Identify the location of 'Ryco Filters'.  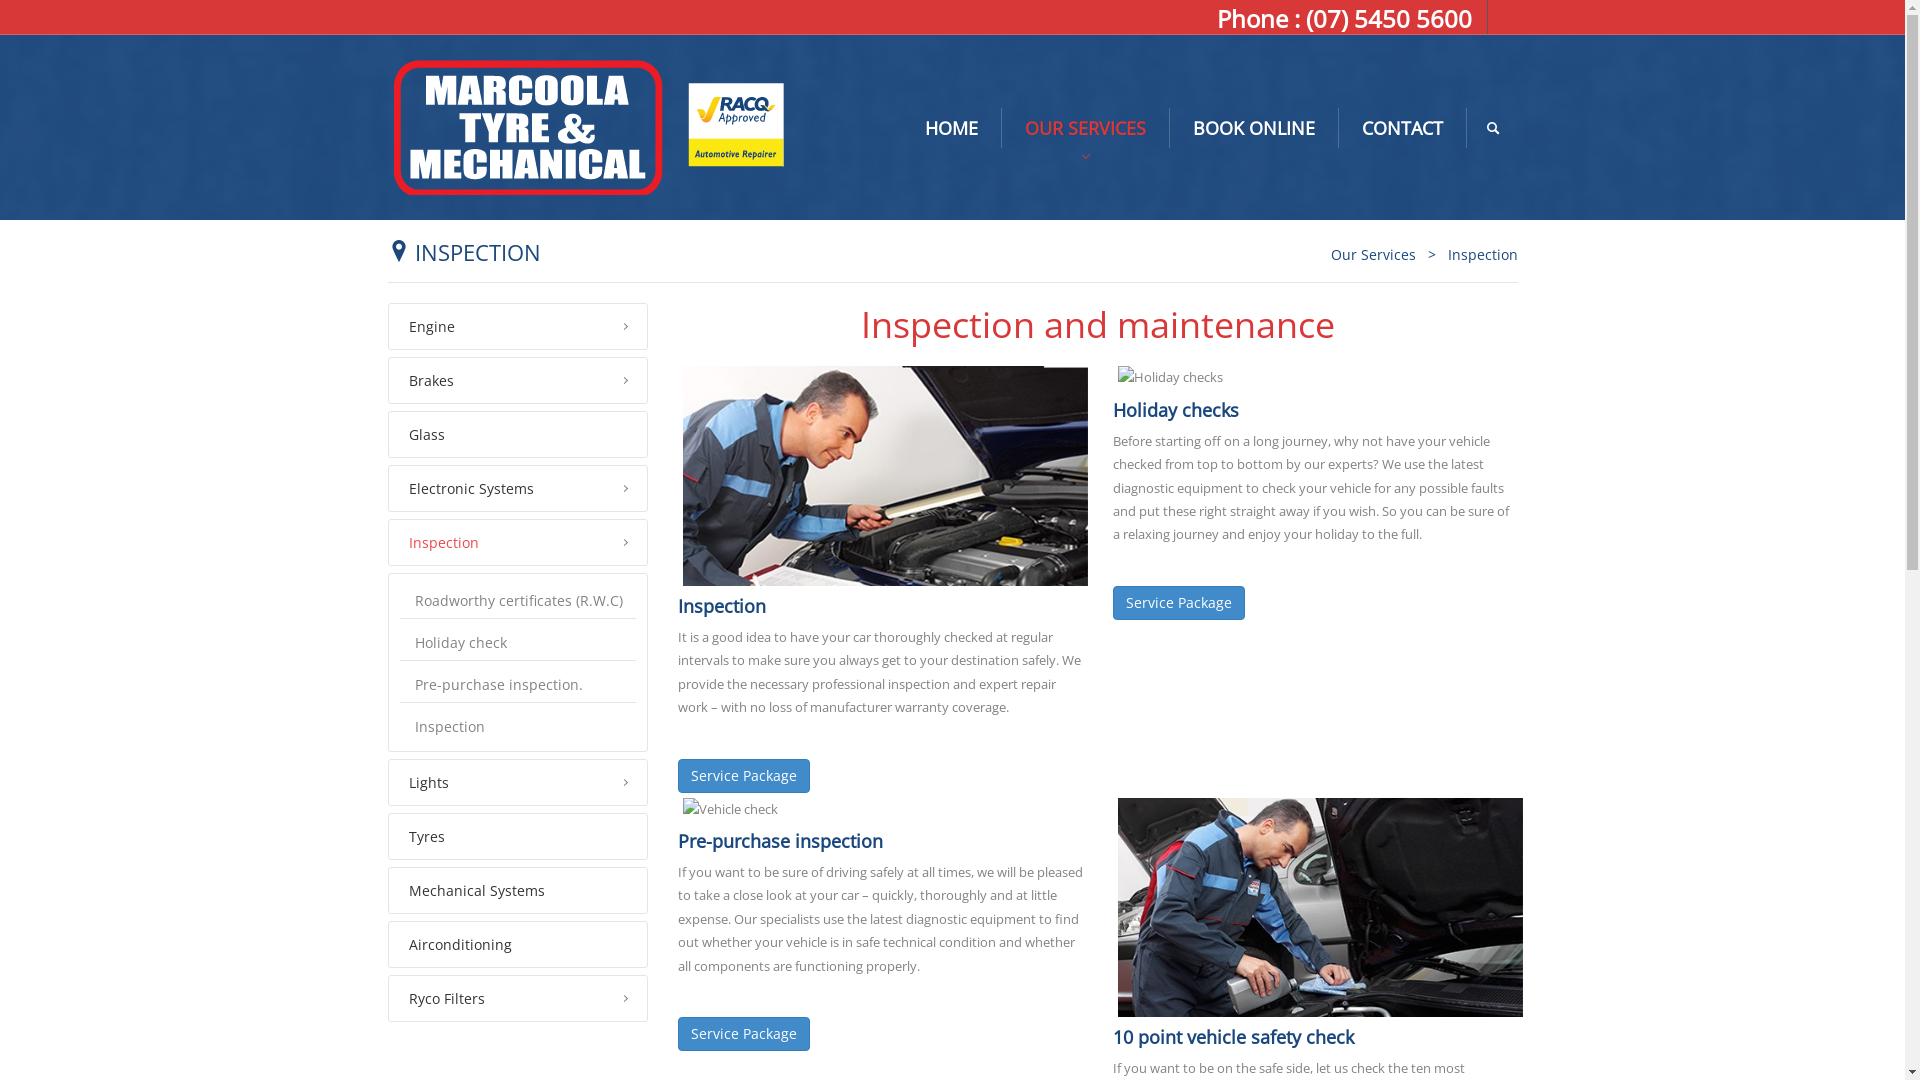
(518, 998).